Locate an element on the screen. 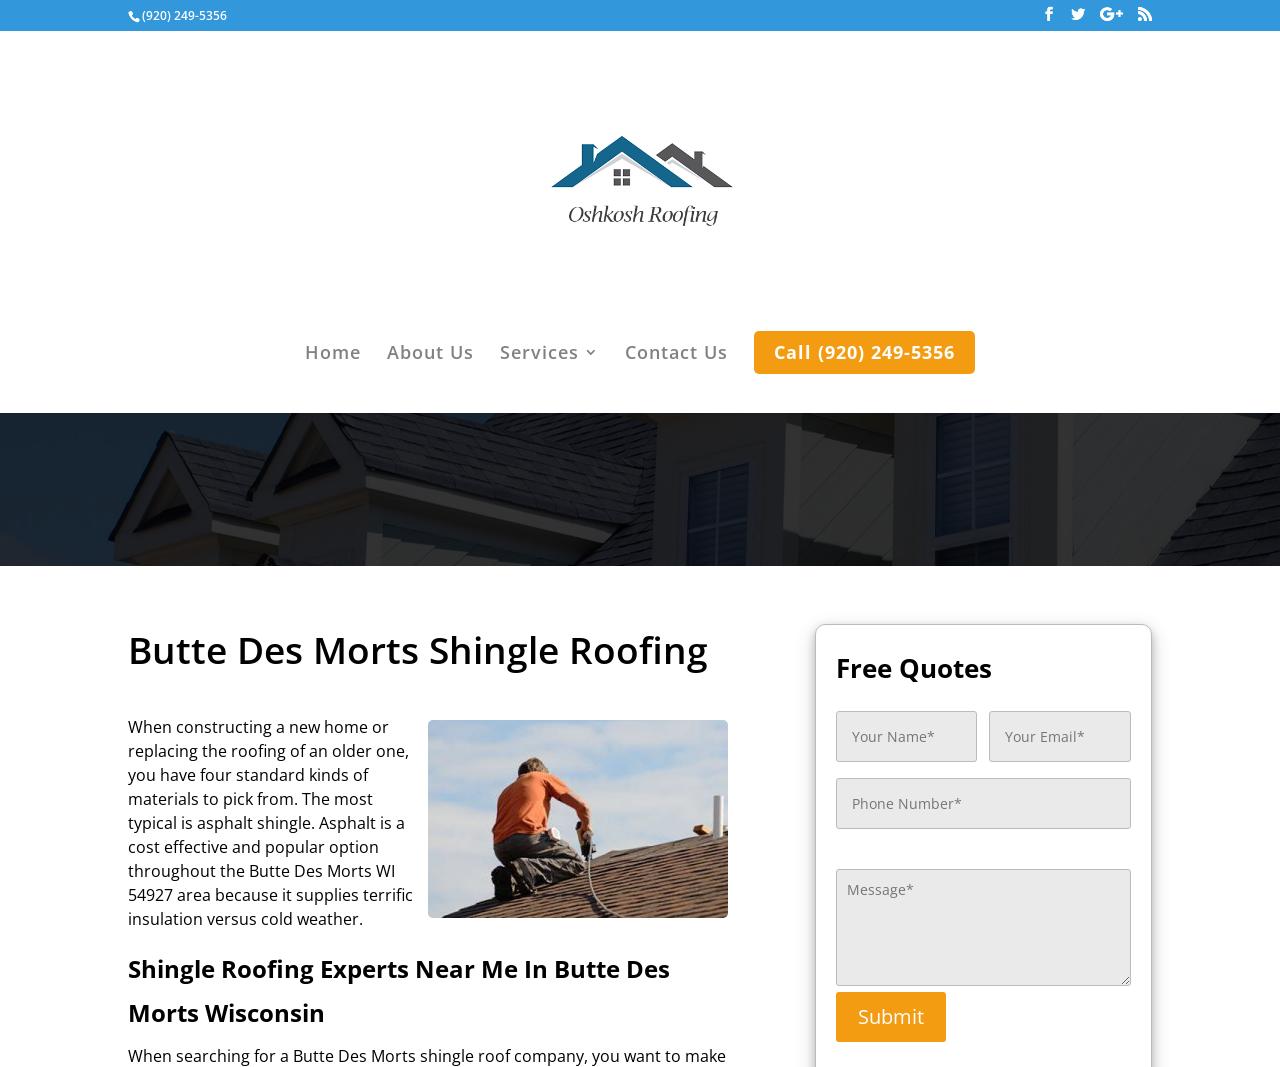  'Metal Roofing' is located at coordinates (605, 604).